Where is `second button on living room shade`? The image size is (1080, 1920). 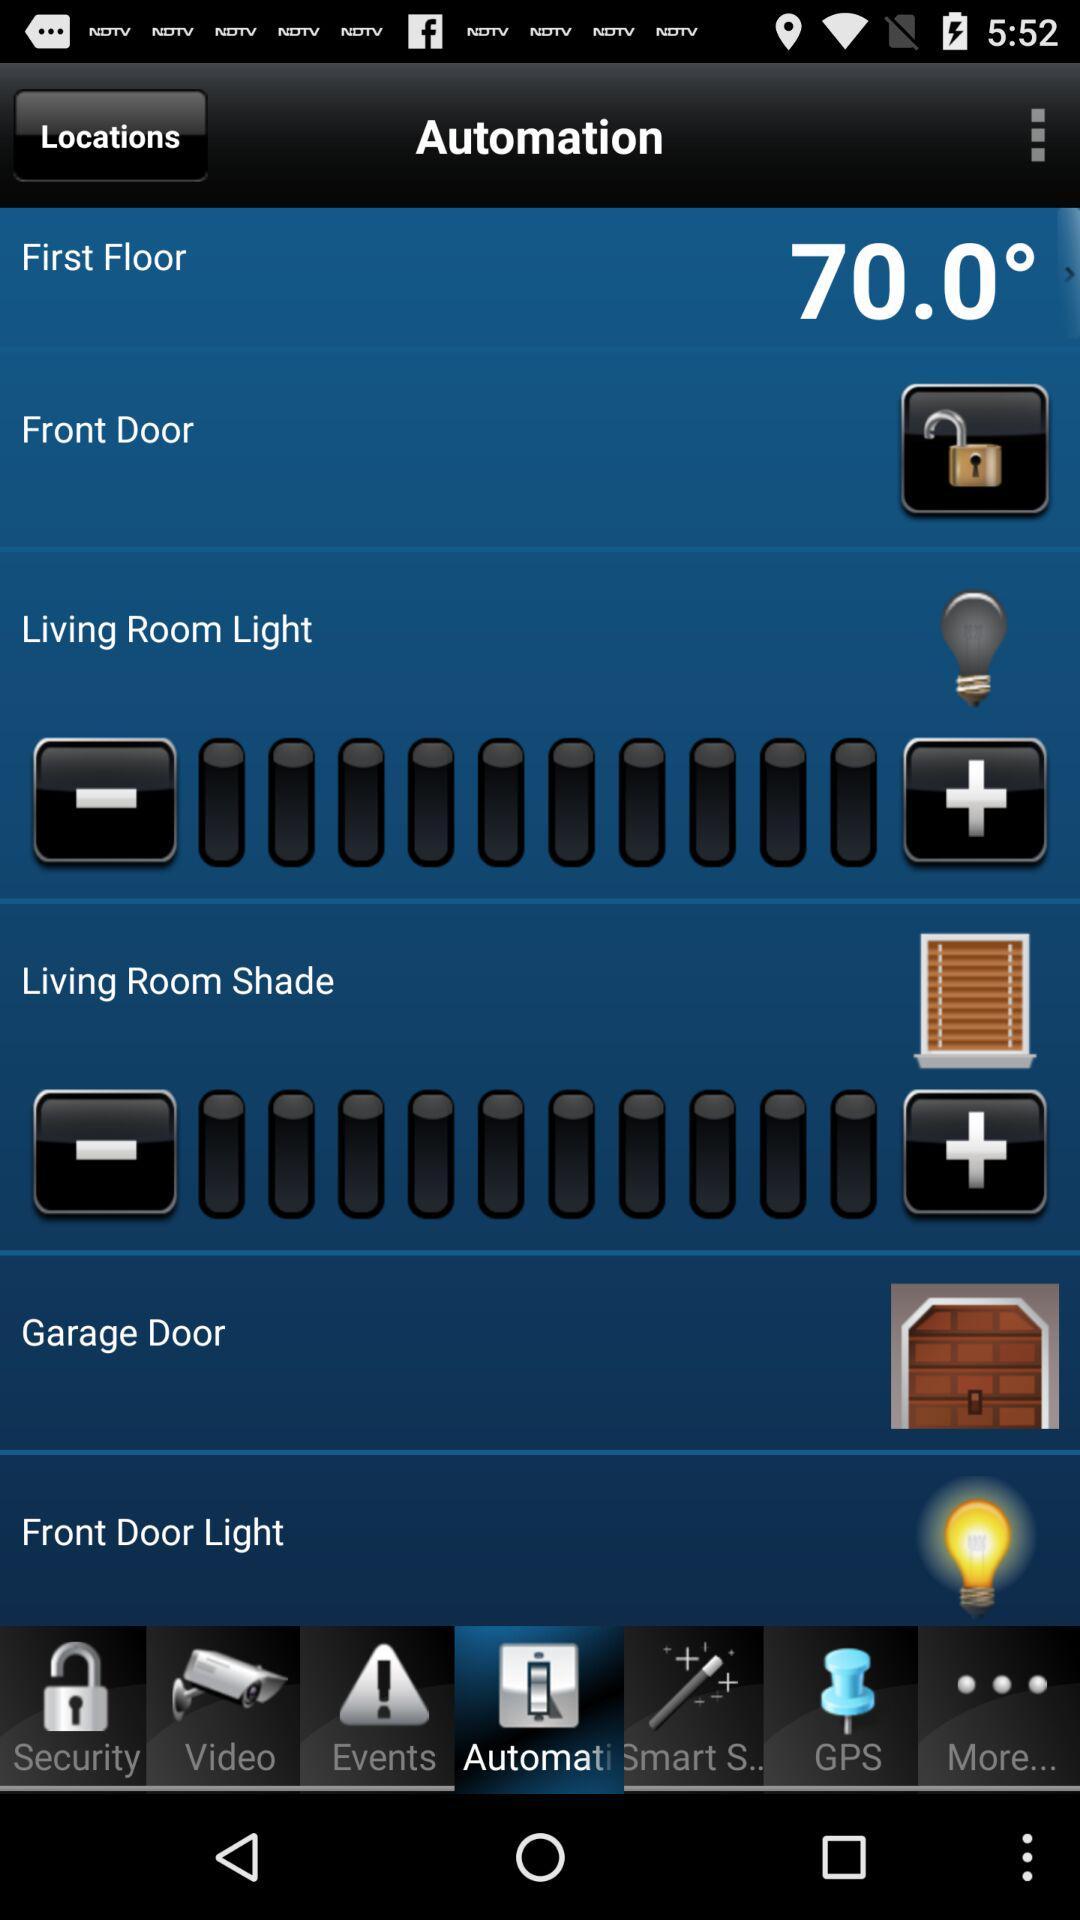 second button on living room shade is located at coordinates (223, 1152).